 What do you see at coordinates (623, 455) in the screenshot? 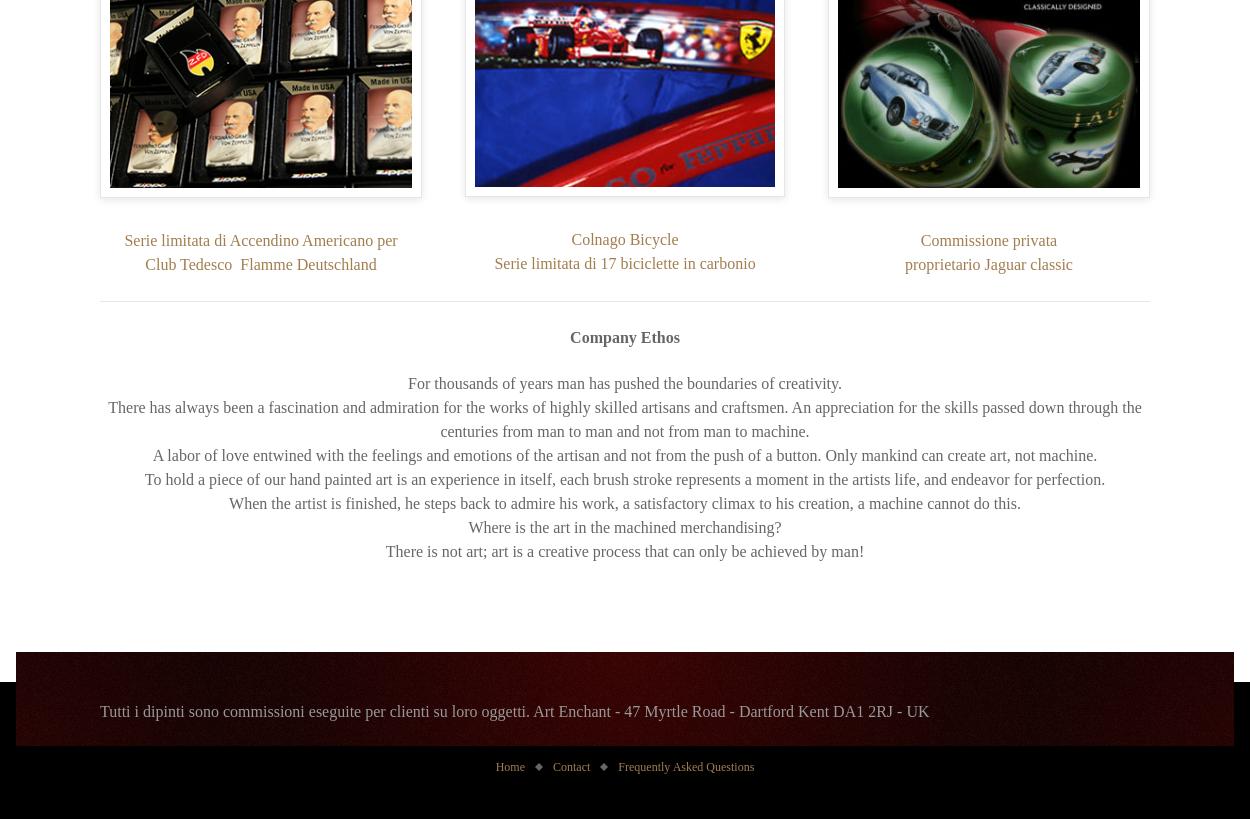
I see `'A labor of love entwined with the feelings and emotions of the artisan and not from the push of a button. Only mankind can create art, not machine.'` at bounding box center [623, 455].